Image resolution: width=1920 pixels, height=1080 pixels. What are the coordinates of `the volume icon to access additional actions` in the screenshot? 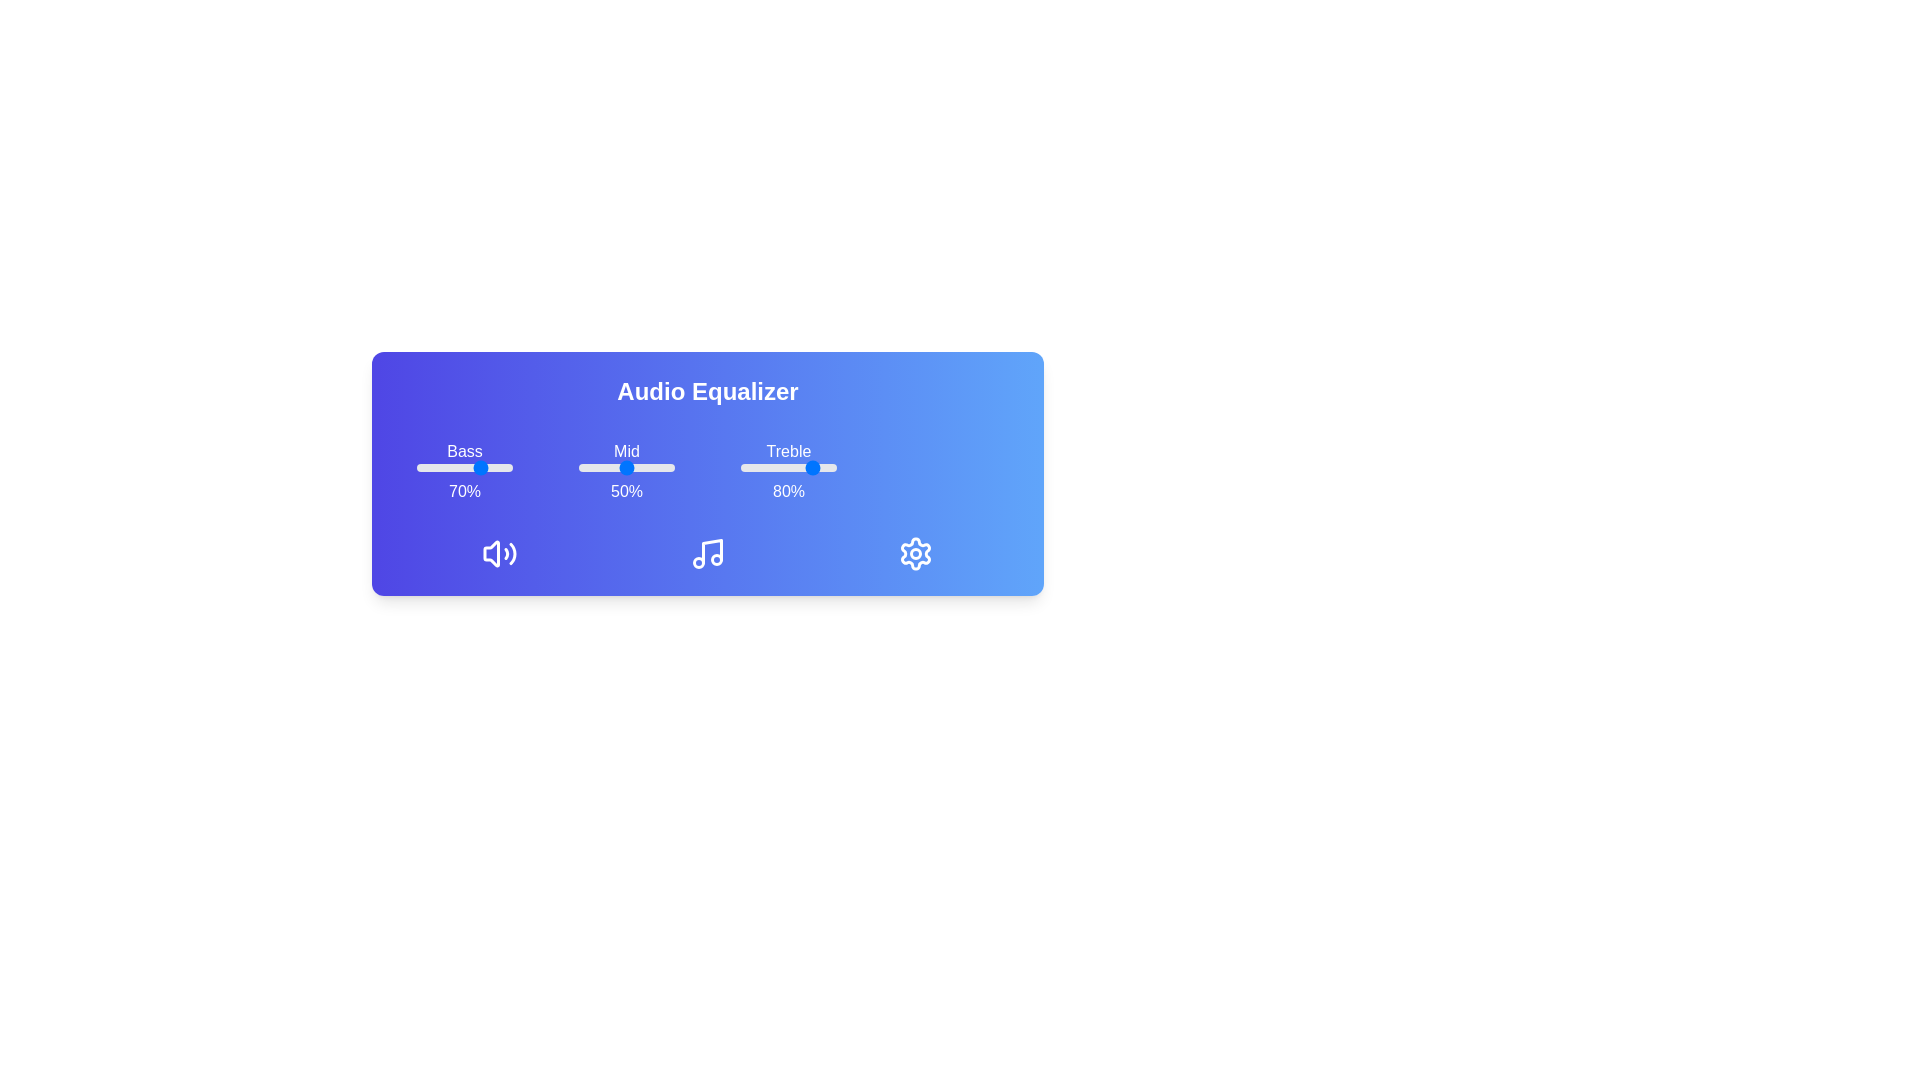 It's located at (499, 554).